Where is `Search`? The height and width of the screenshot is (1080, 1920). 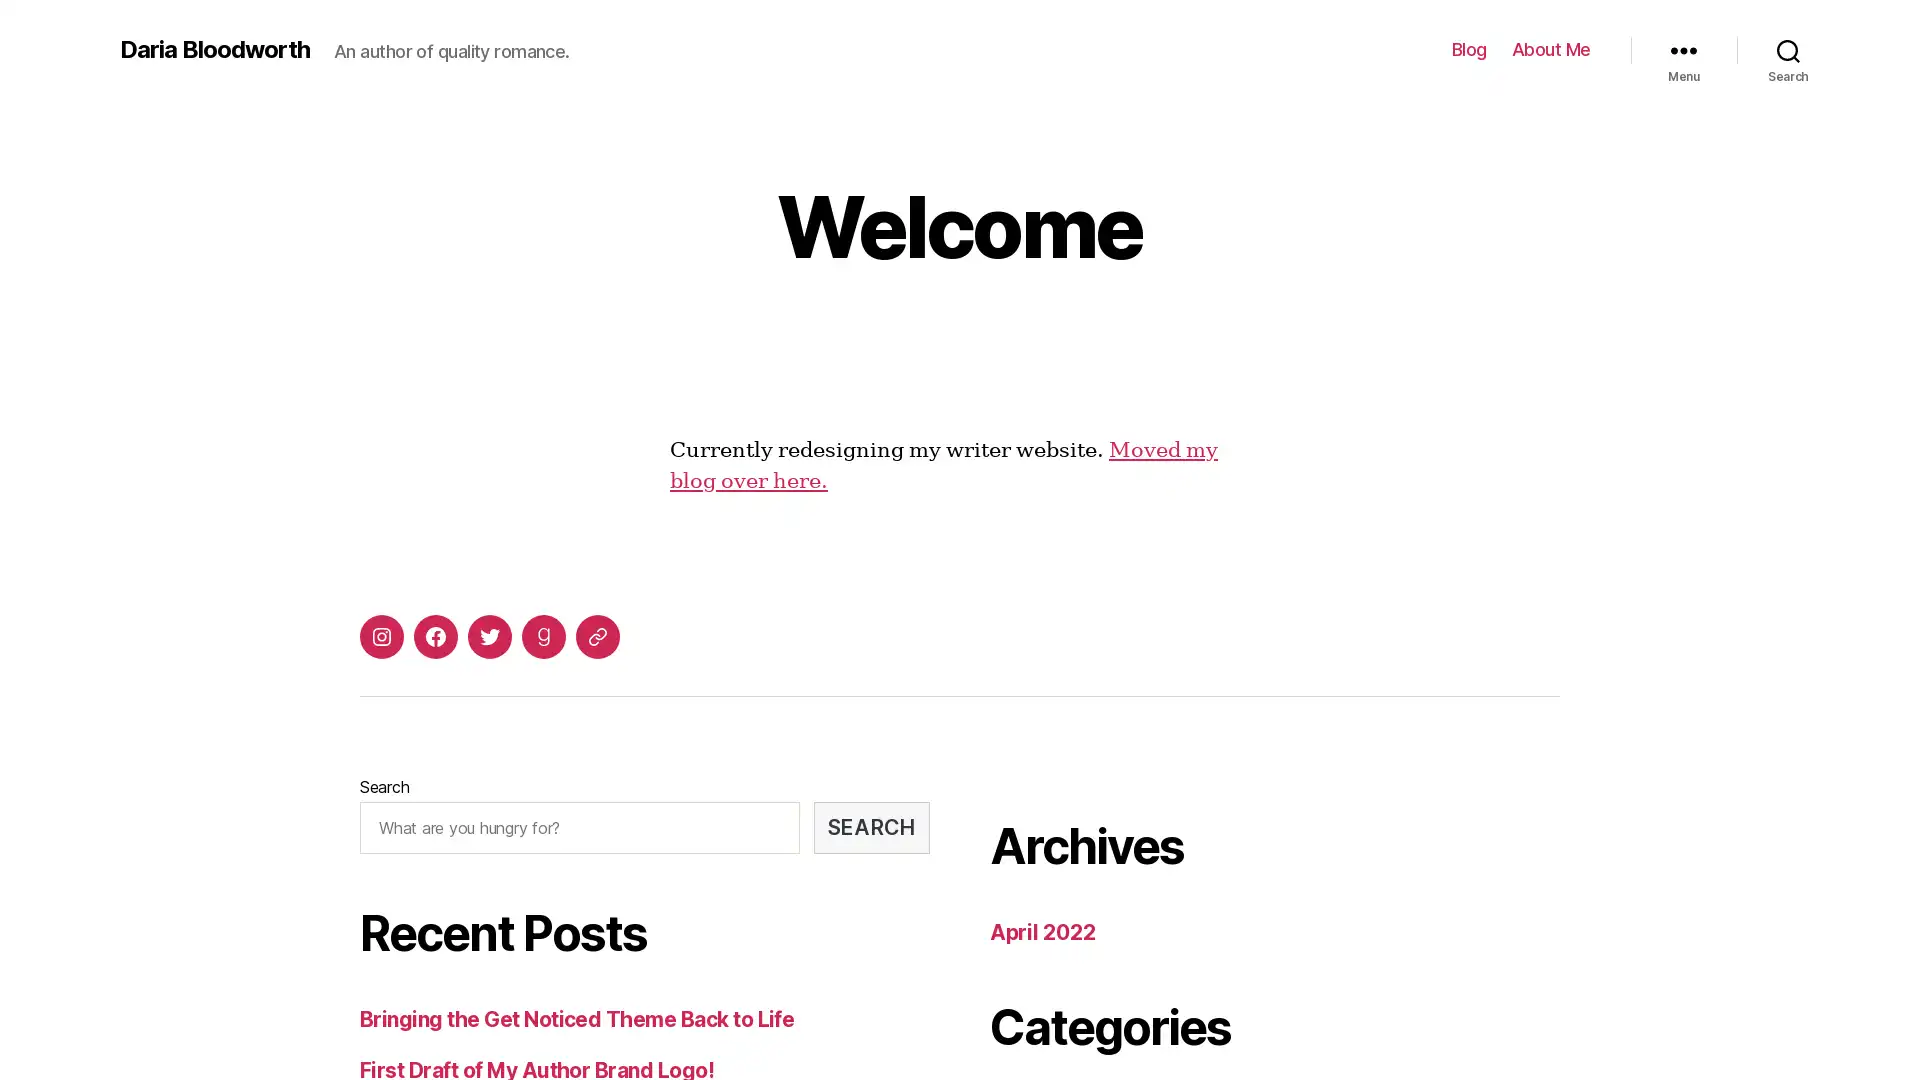
Search is located at coordinates (1788, 49).